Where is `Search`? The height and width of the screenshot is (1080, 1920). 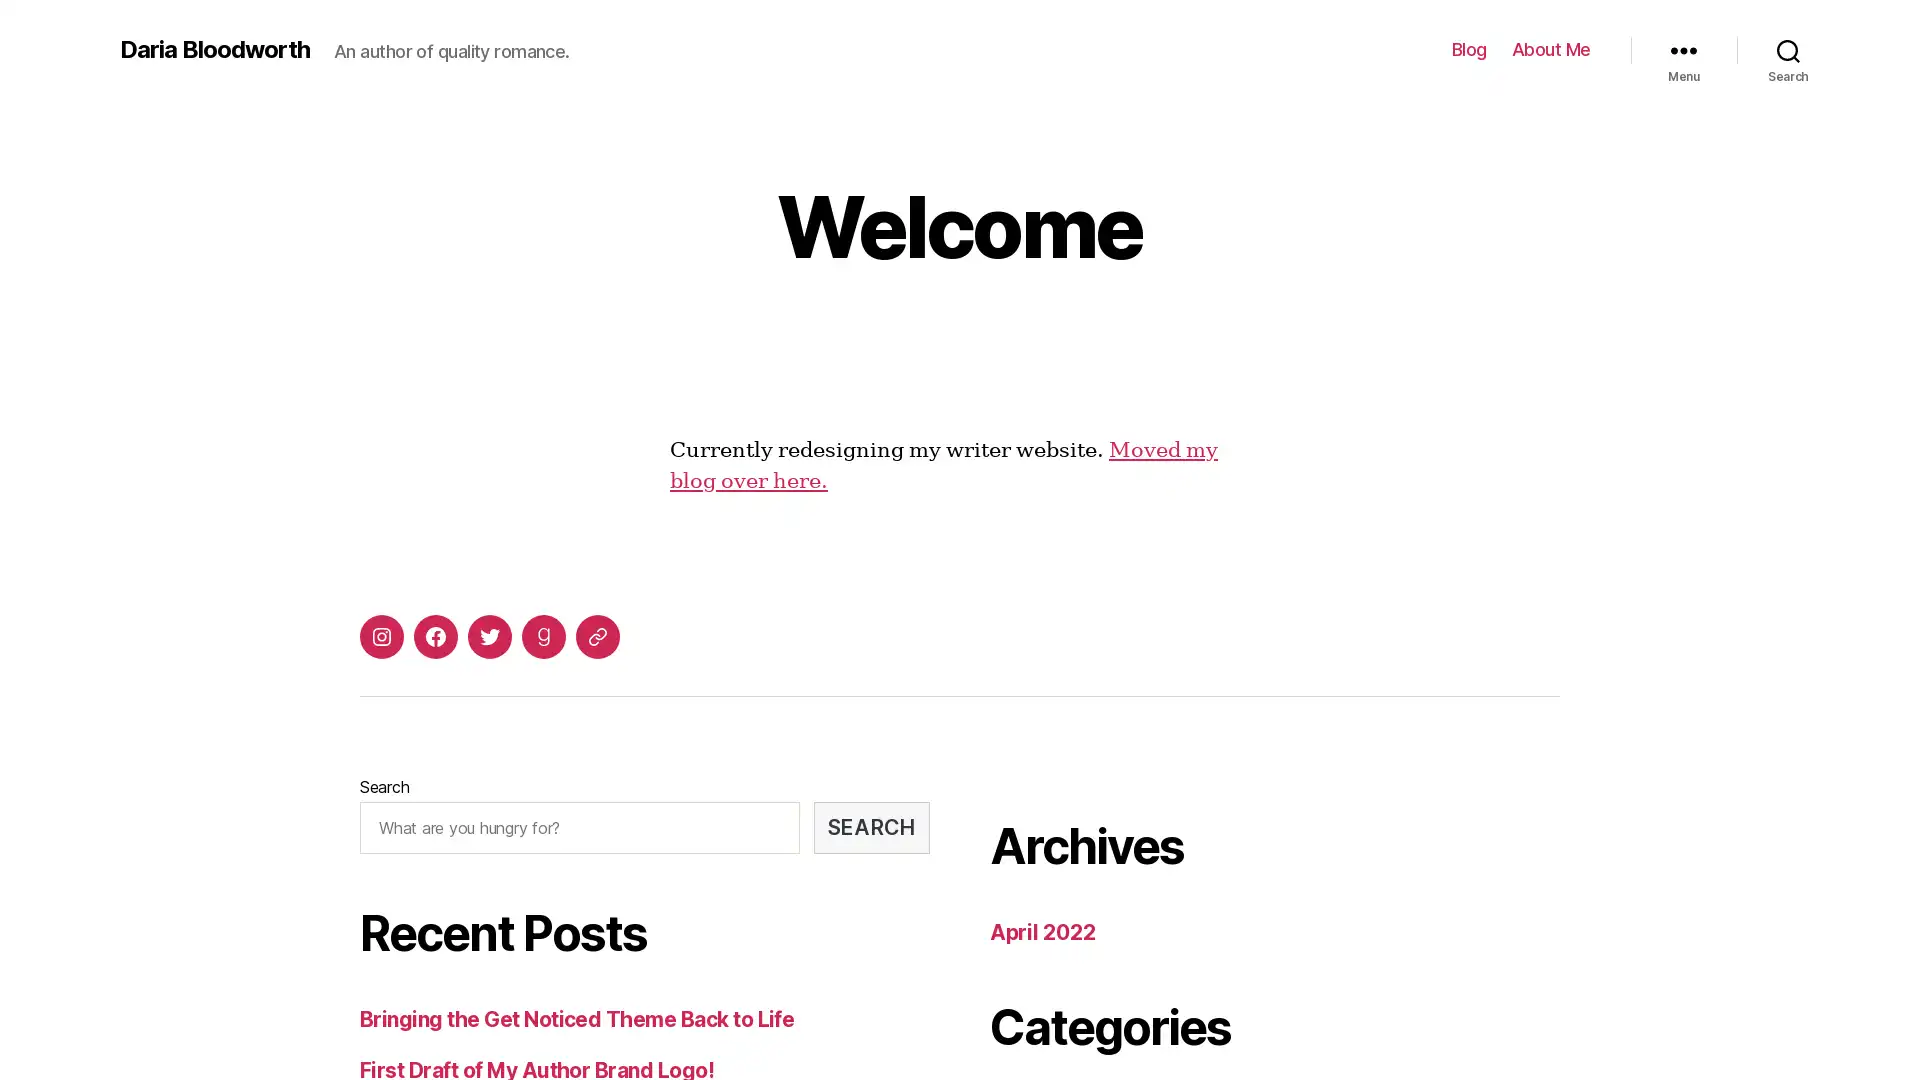
Search is located at coordinates (1788, 49).